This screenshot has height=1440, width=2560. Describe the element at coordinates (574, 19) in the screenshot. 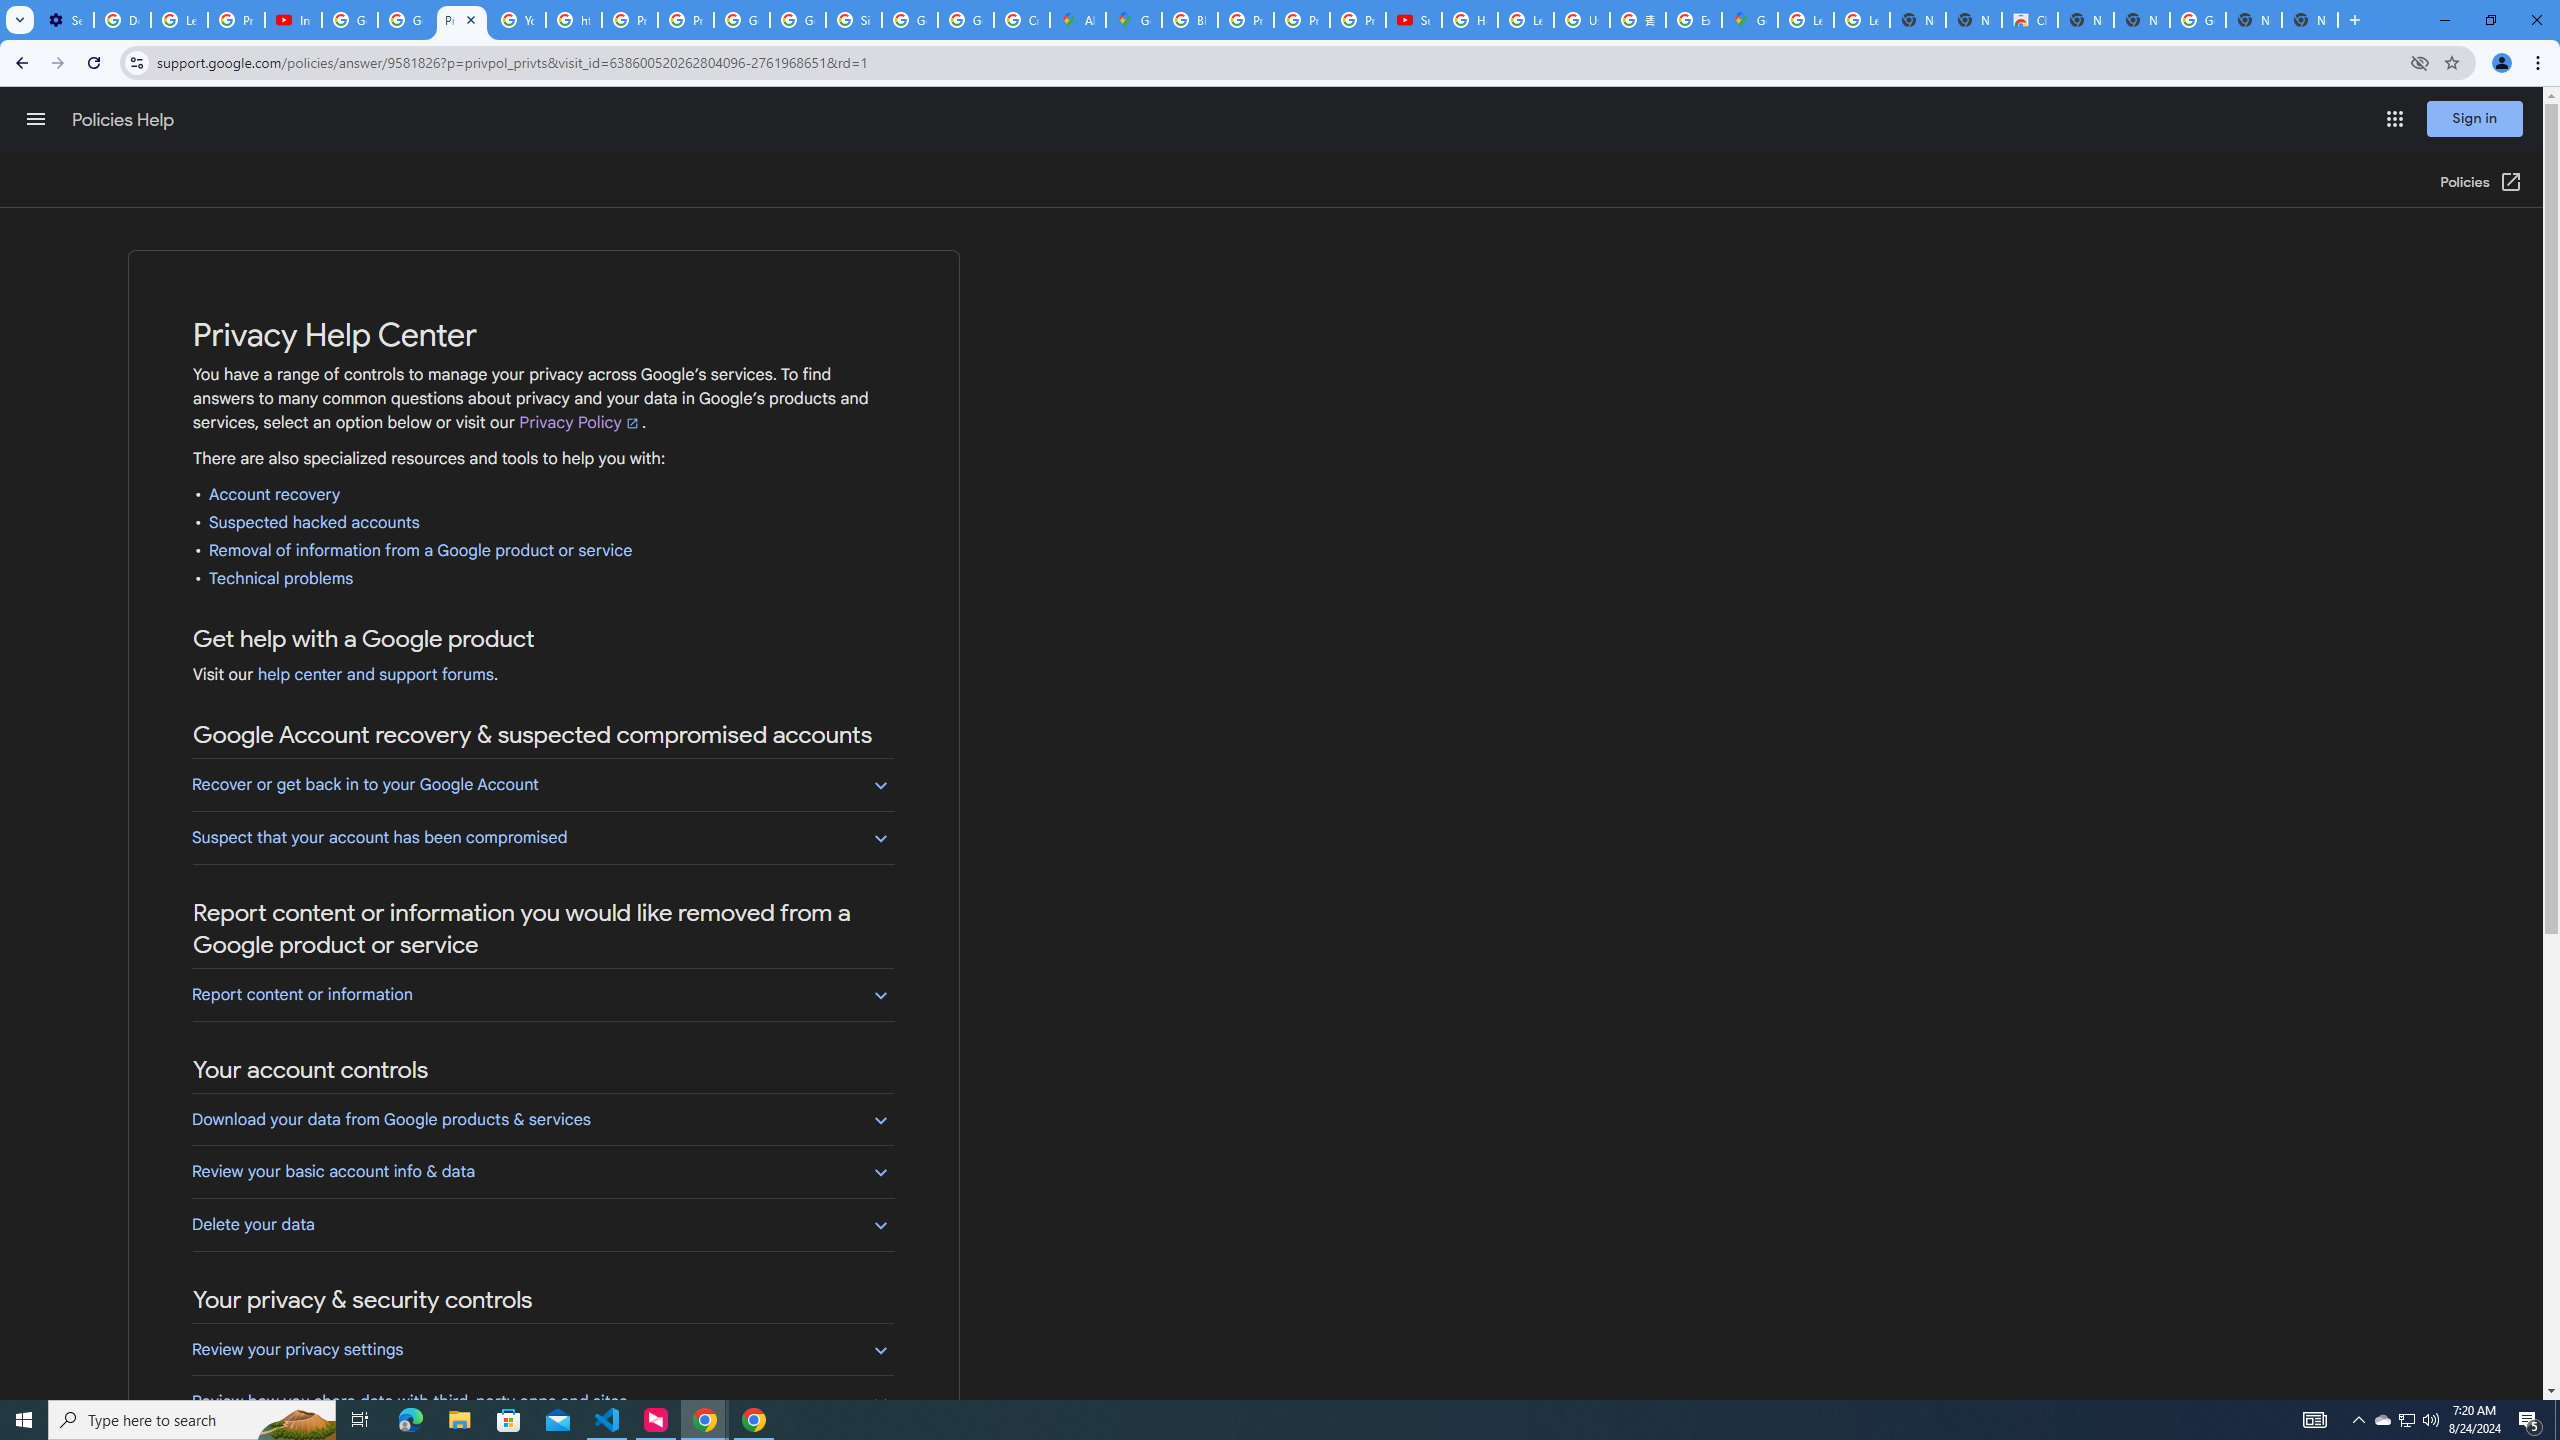

I see `'https://scholar.google.com/'` at that location.